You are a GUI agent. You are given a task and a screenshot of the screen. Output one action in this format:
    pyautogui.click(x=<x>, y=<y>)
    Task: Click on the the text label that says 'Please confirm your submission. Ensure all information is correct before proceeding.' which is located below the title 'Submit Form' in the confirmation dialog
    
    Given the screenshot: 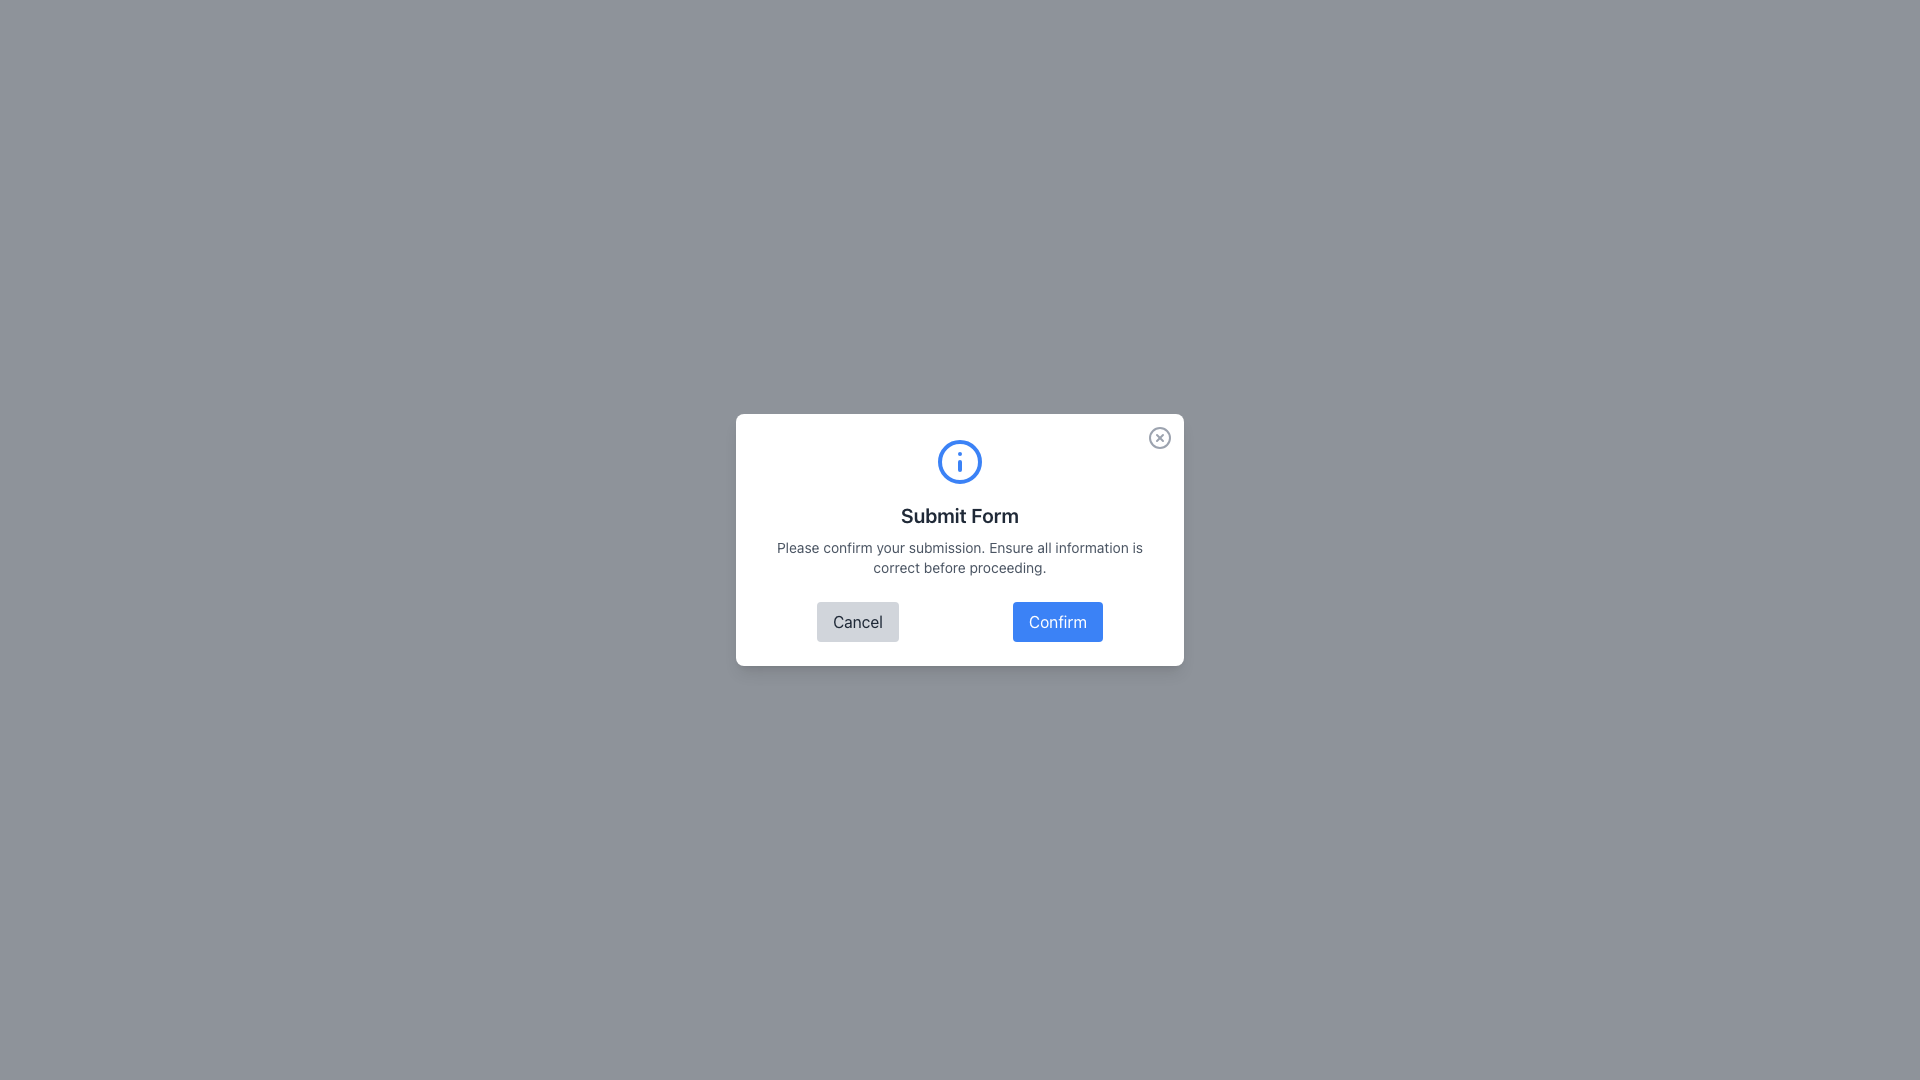 What is the action you would take?
    pyautogui.click(x=960, y=558)
    